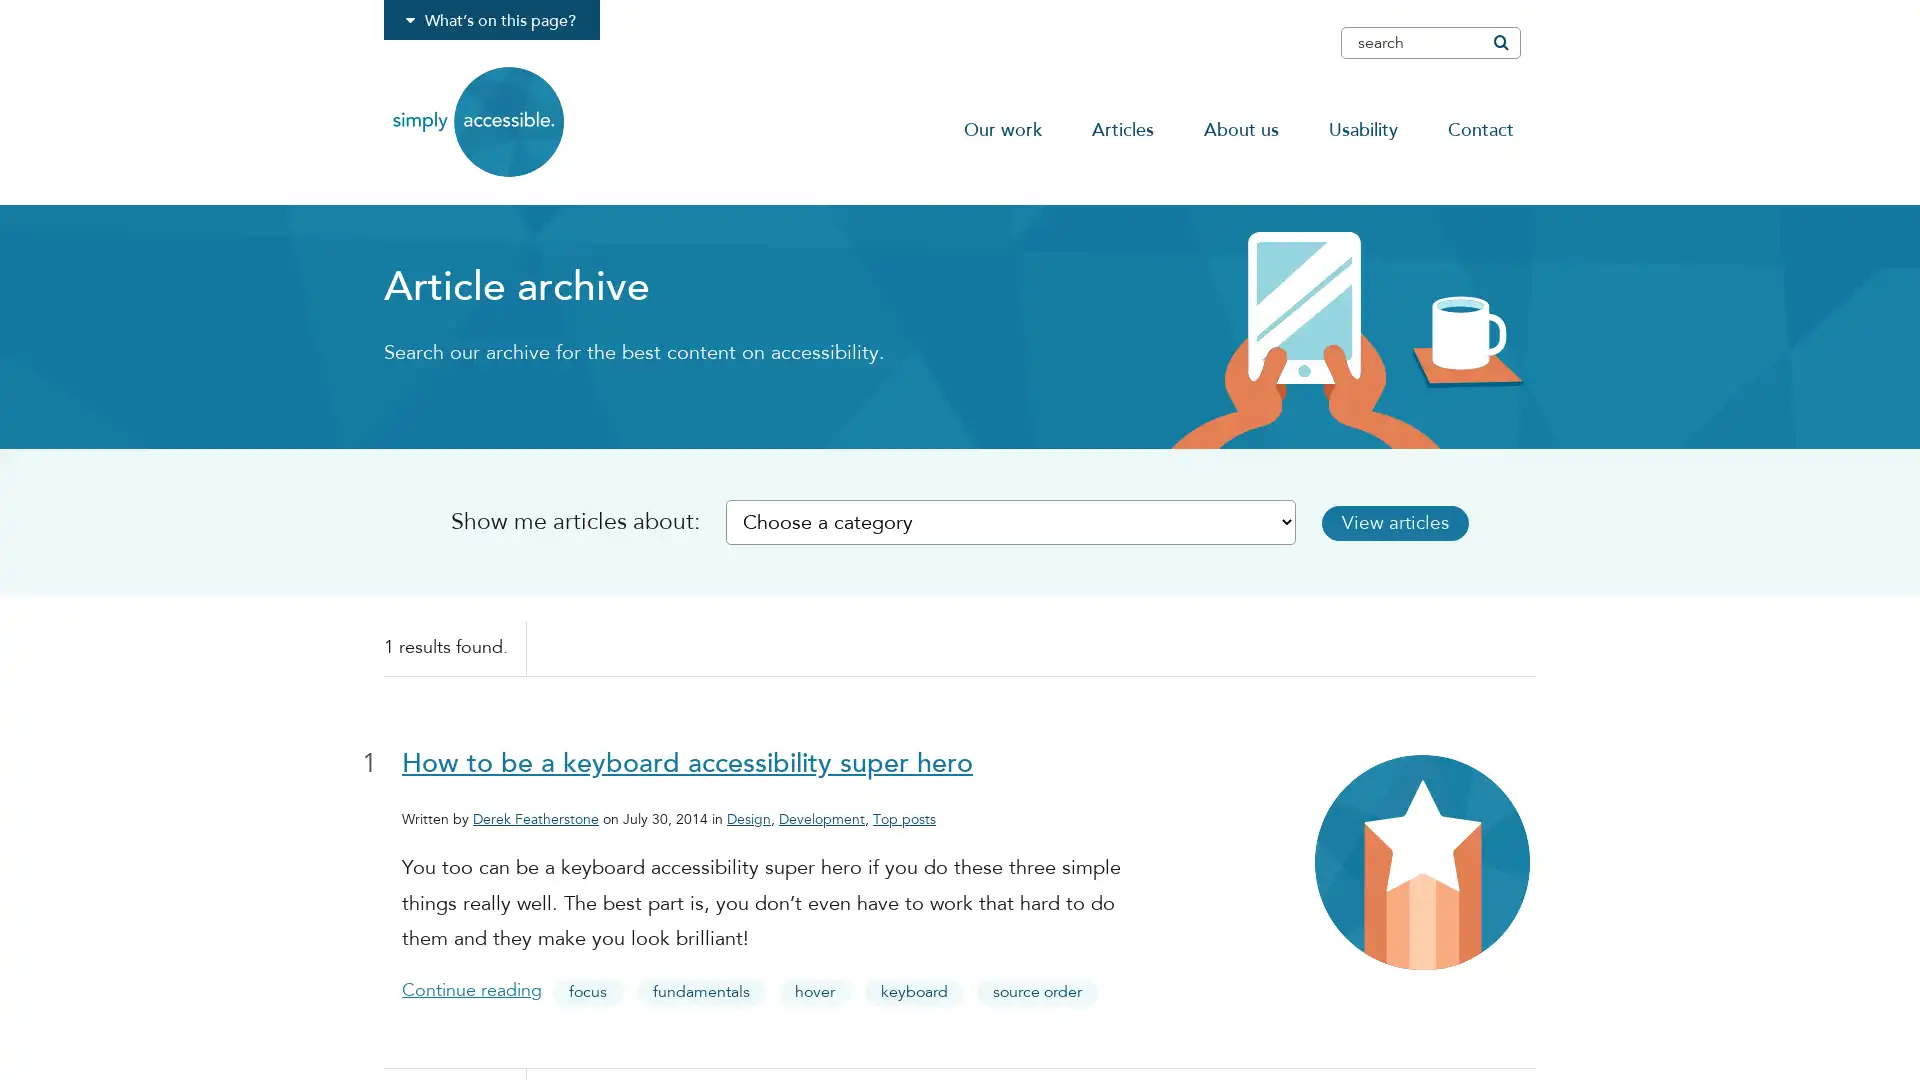  What do you see at coordinates (1419, 521) in the screenshot?
I see `View articles` at bounding box center [1419, 521].